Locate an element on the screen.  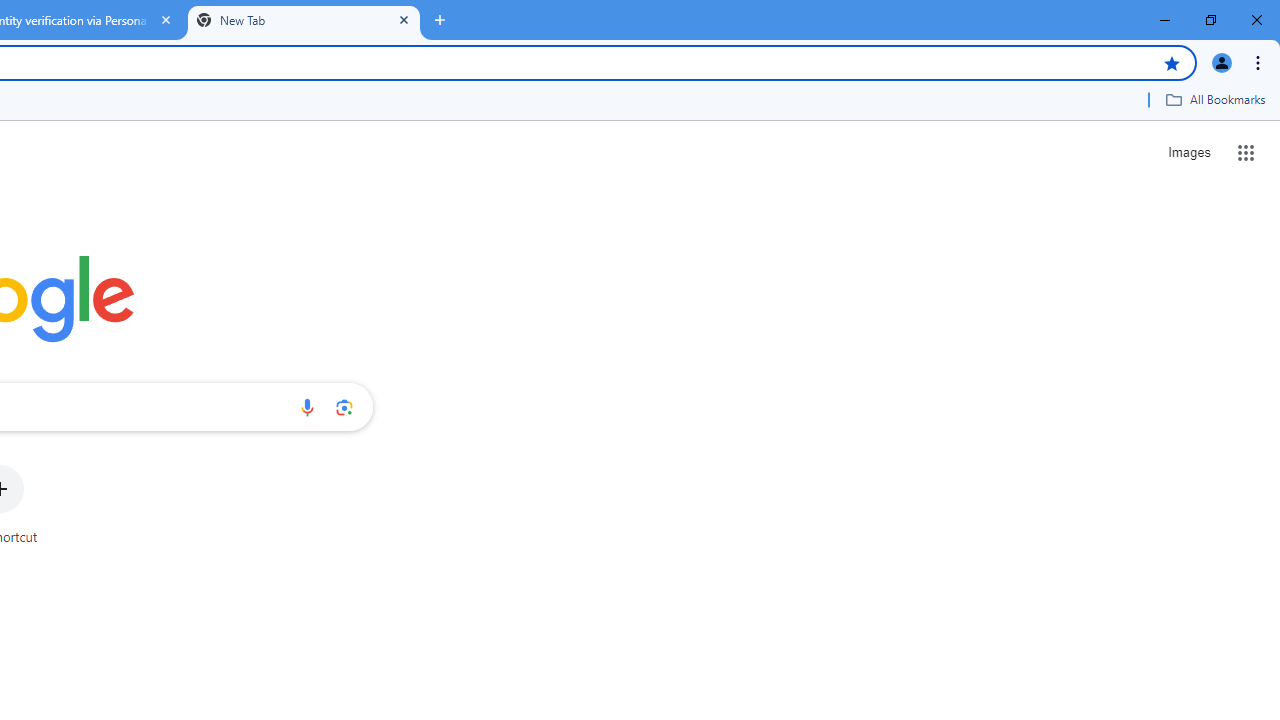
'New Tab' is located at coordinates (303, 20).